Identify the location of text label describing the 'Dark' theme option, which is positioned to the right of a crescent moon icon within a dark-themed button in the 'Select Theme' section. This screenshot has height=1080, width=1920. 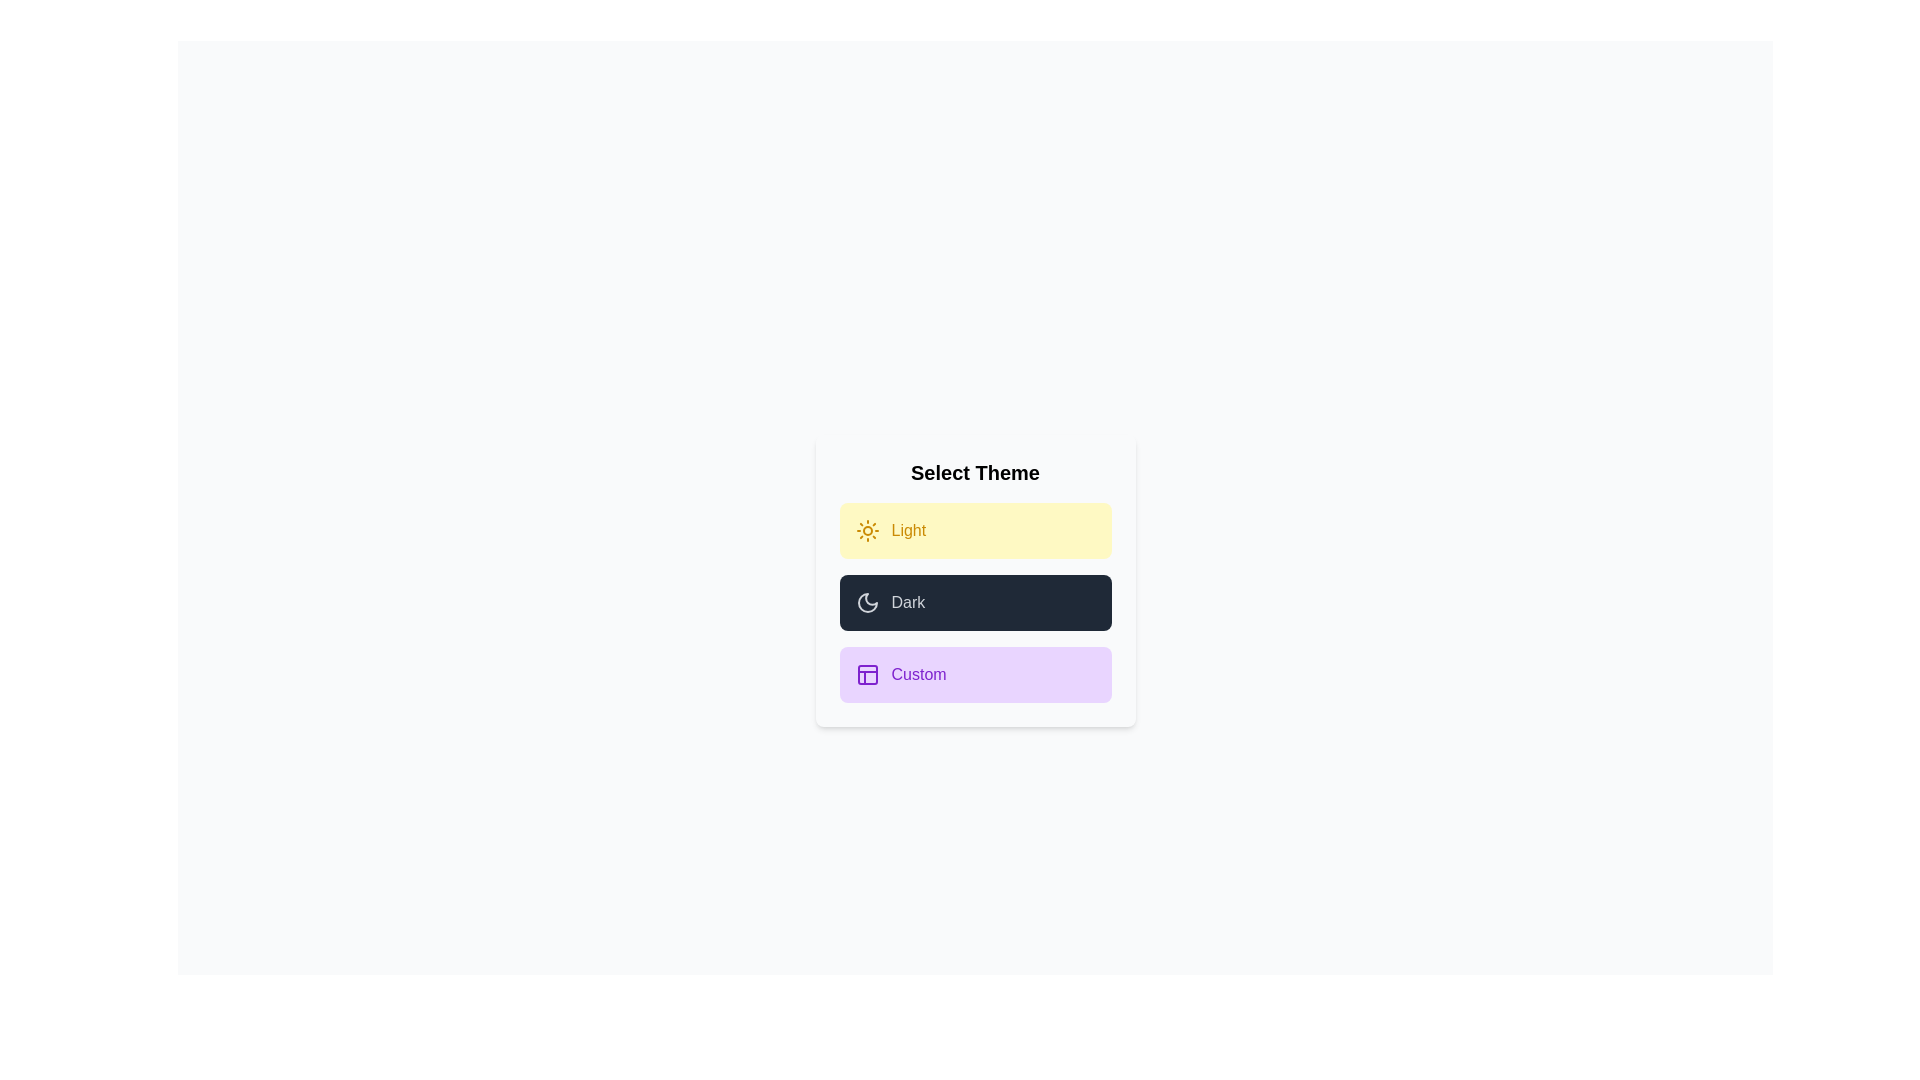
(907, 601).